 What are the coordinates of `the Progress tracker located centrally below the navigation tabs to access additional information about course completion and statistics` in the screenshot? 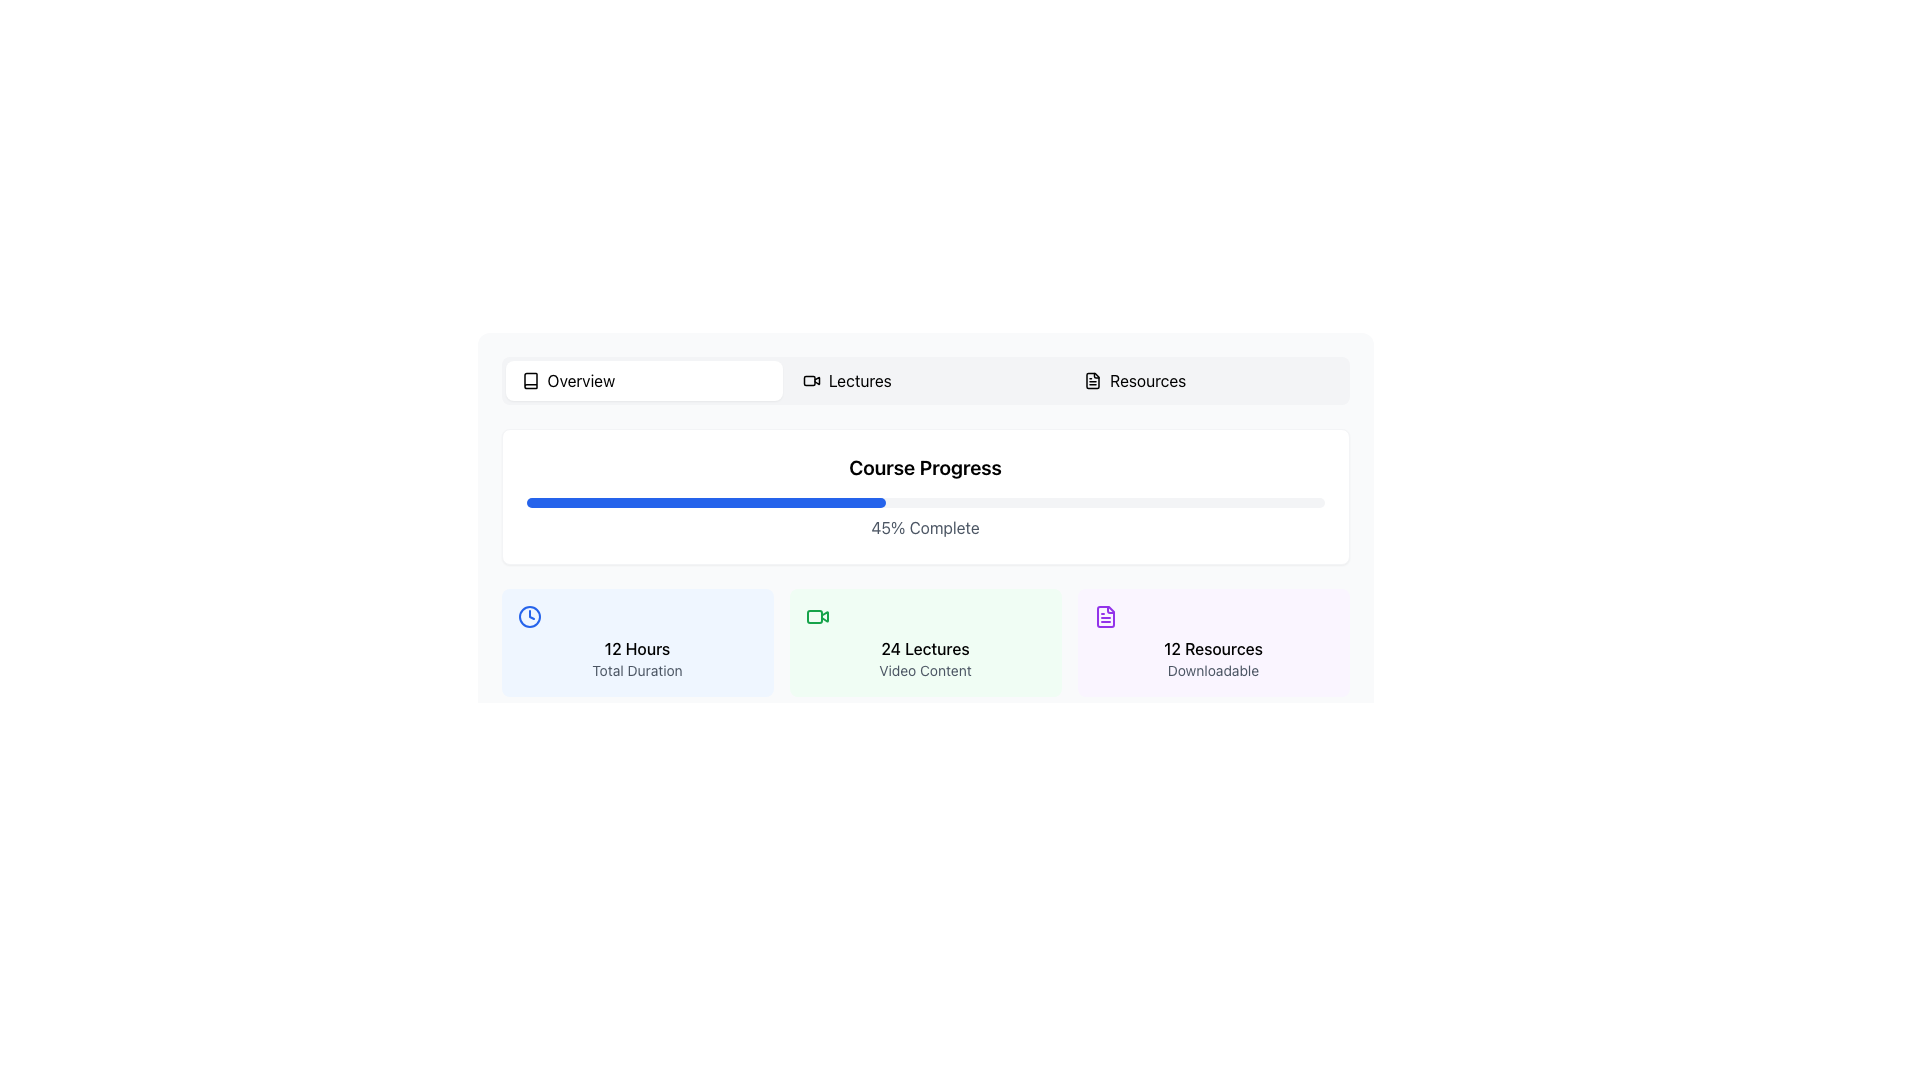 It's located at (924, 563).